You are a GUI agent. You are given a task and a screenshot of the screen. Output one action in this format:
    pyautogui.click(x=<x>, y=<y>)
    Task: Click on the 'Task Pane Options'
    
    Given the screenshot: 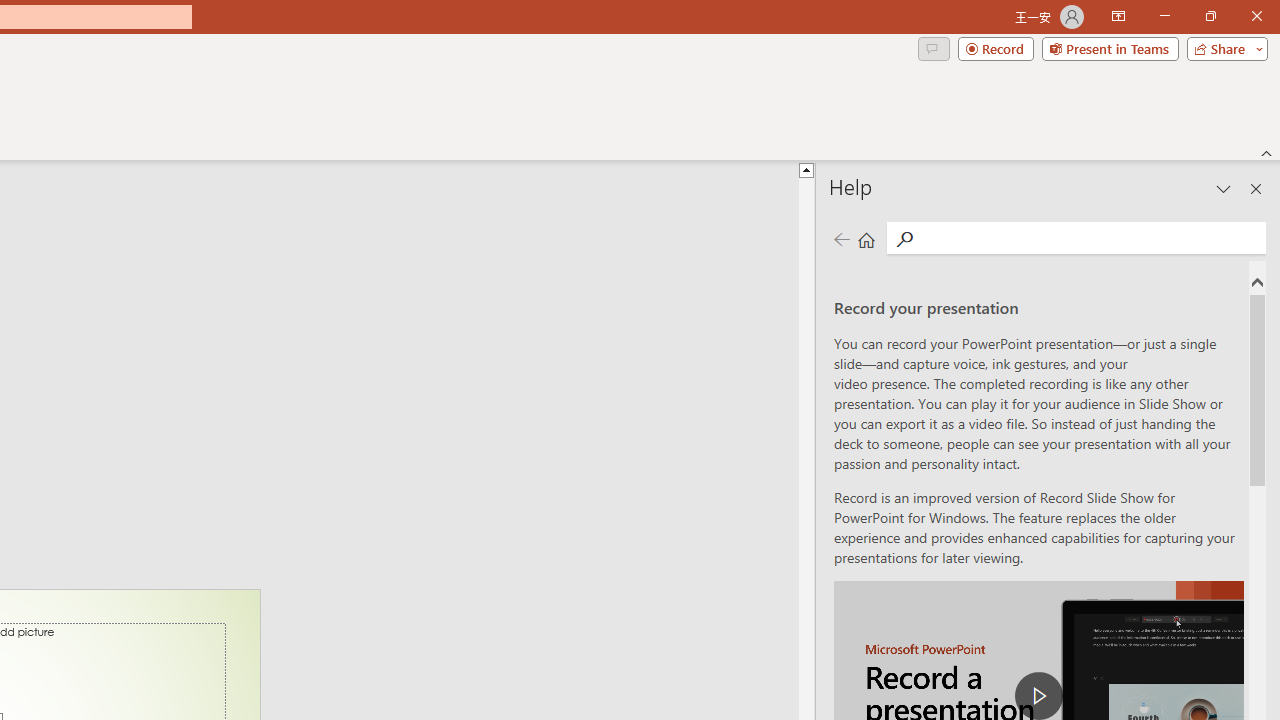 What is the action you would take?
    pyautogui.click(x=1223, y=189)
    